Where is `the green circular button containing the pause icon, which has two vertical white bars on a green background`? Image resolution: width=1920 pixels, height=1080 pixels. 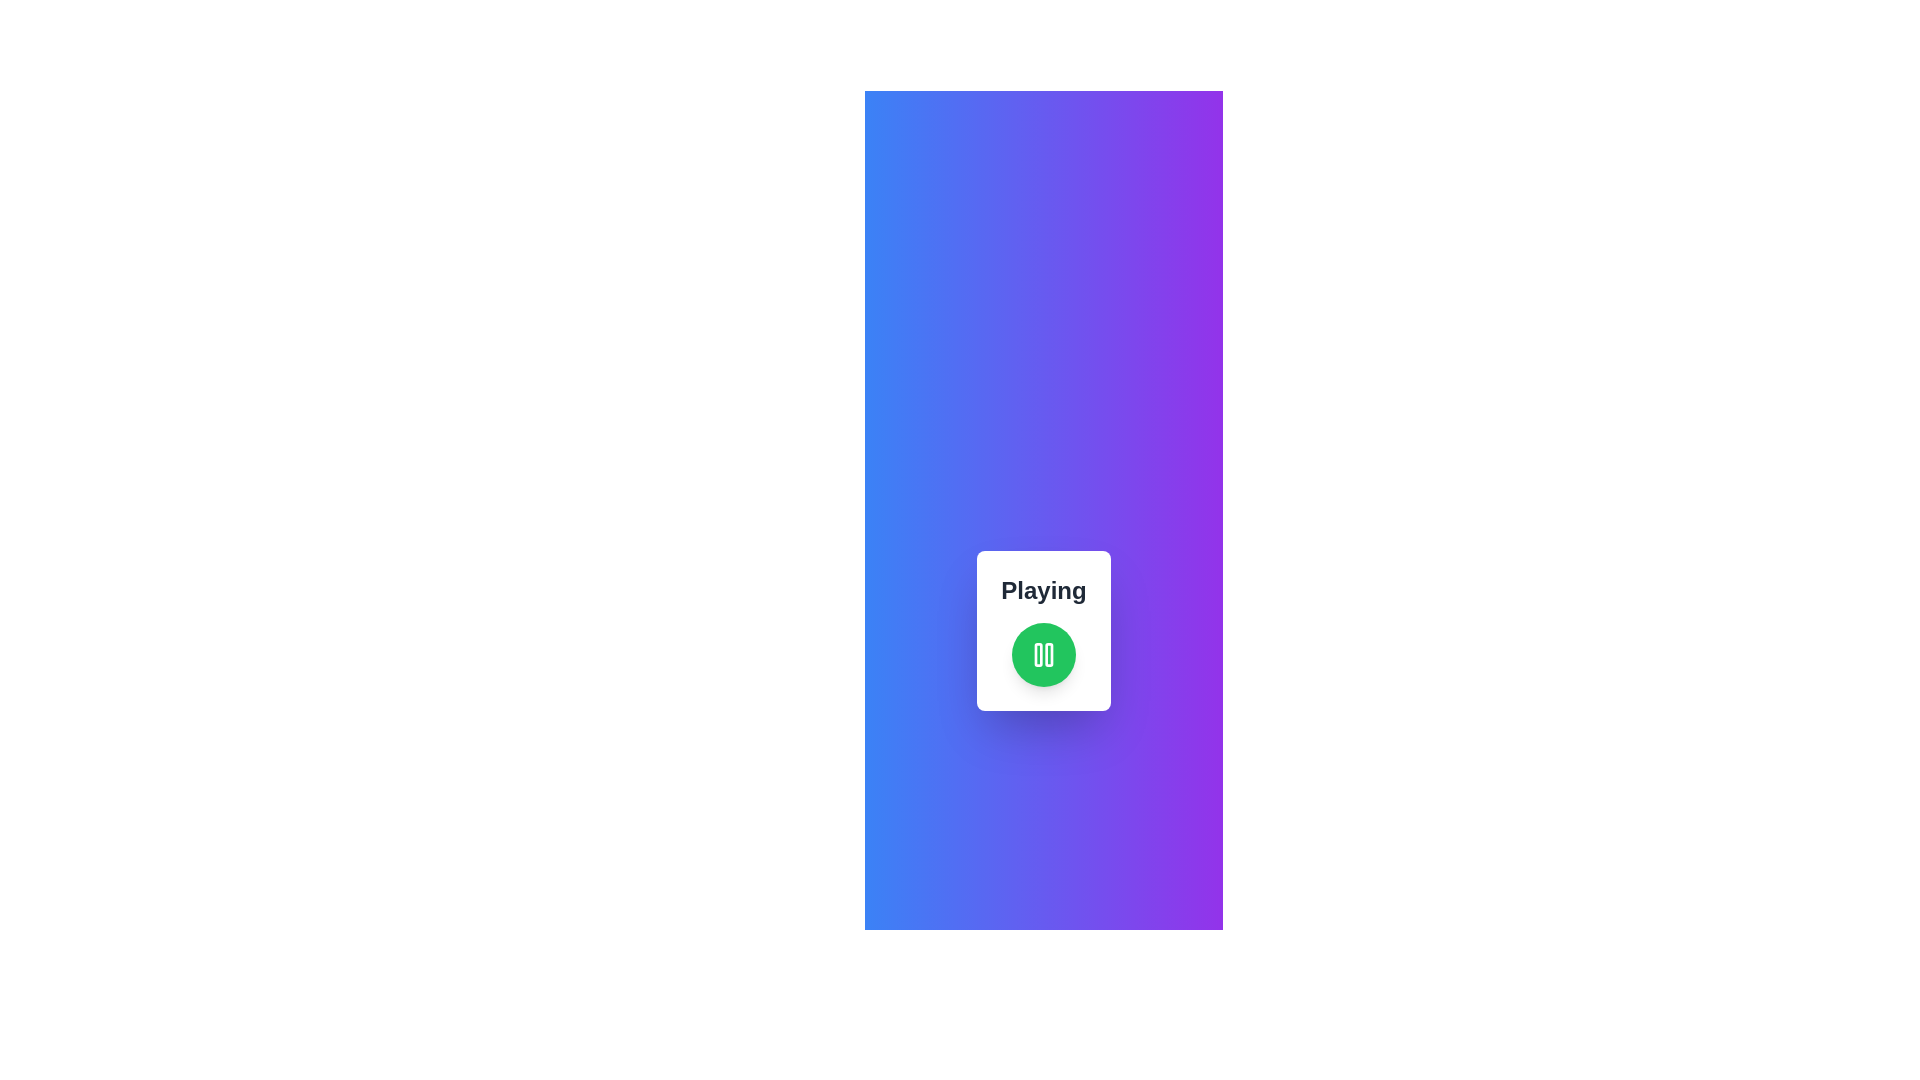
the green circular button containing the pause icon, which has two vertical white bars on a green background is located at coordinates (1042, 655).